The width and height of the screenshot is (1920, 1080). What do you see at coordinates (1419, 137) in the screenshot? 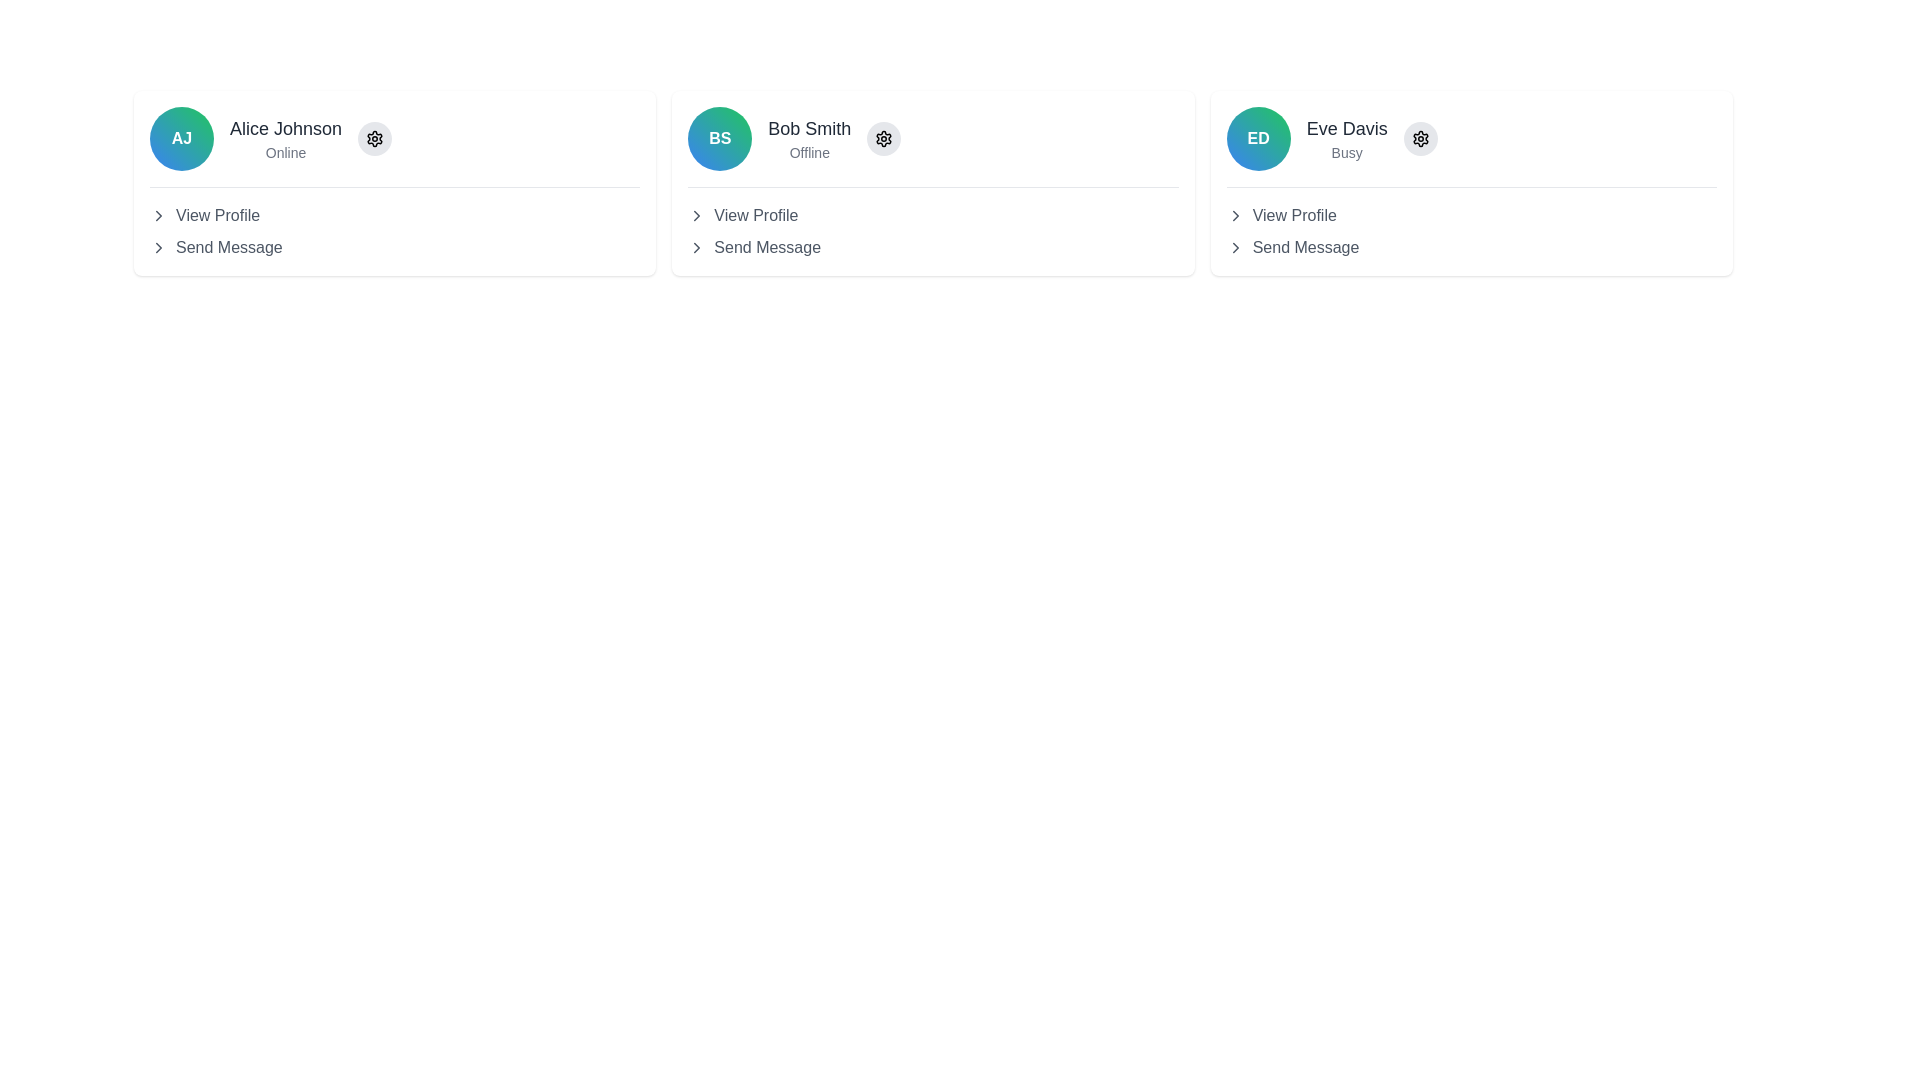
I see `the gear-shaped settings icon located to the right of the name 'Eve Davis'` at bounding box center [1419, 137].